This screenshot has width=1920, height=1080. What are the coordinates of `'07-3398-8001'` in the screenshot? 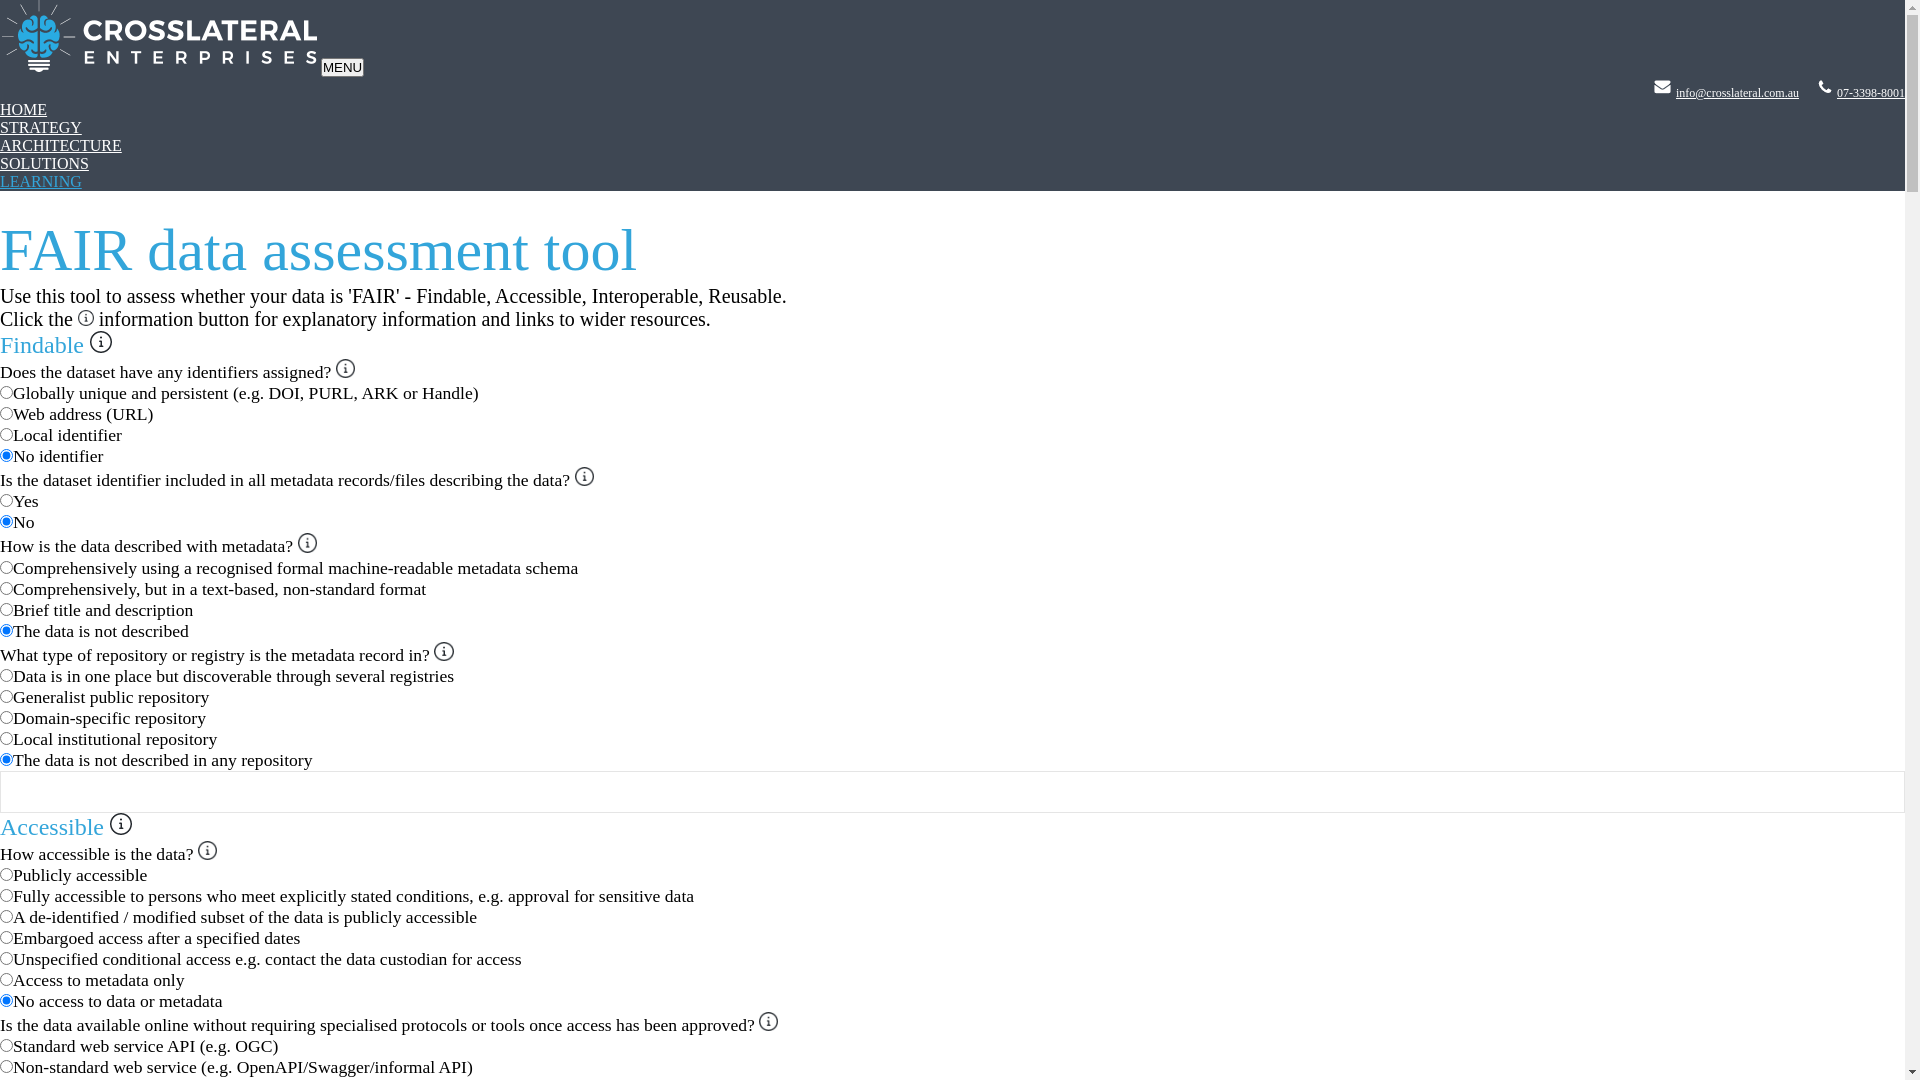 It's located at (1870, 92).